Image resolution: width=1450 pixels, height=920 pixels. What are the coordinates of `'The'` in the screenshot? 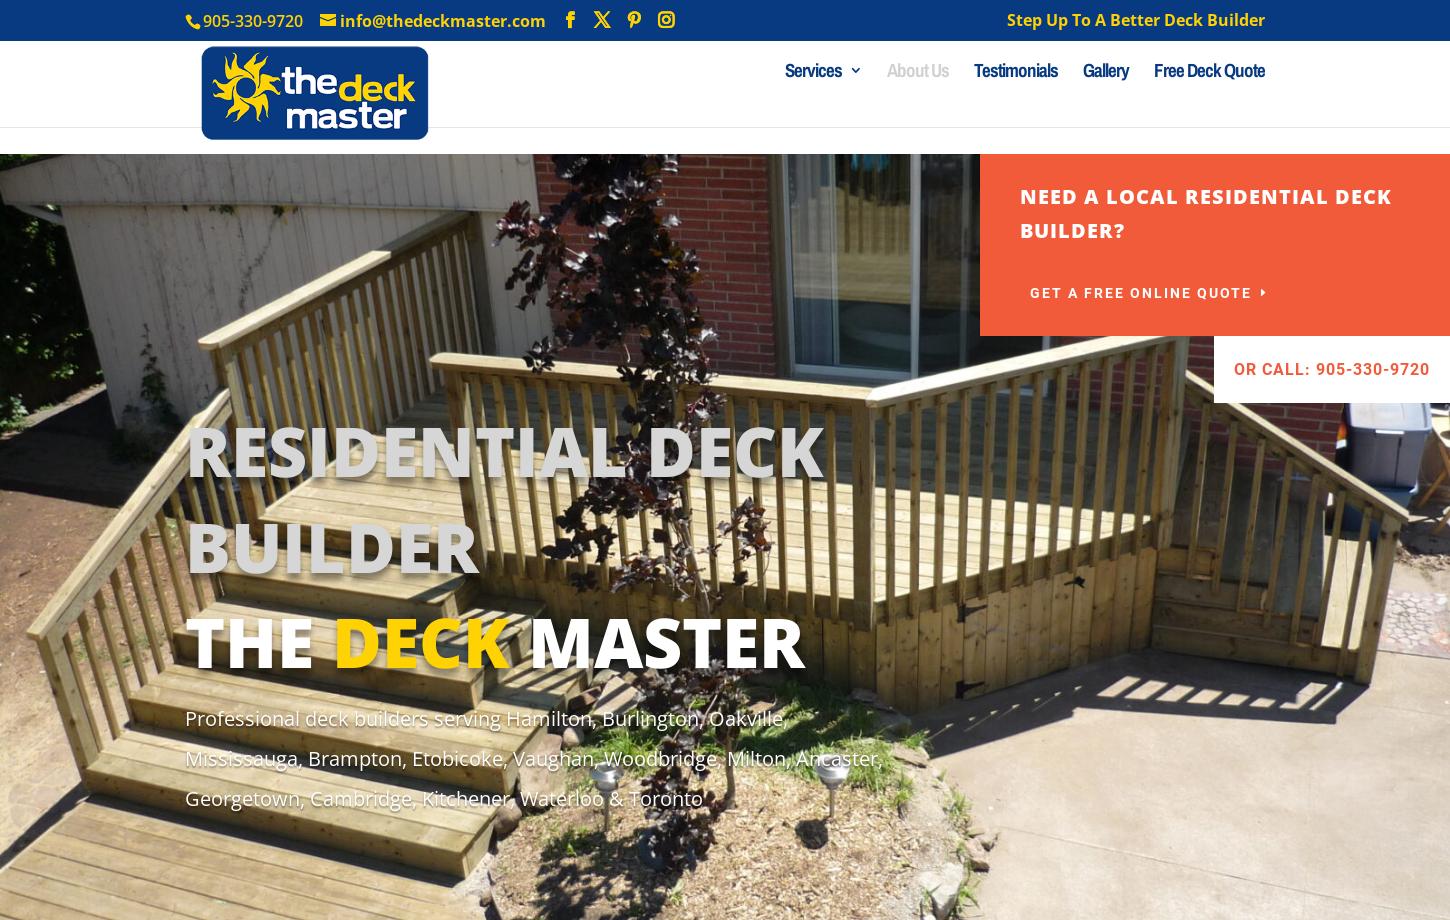 It's located at (258, 639).